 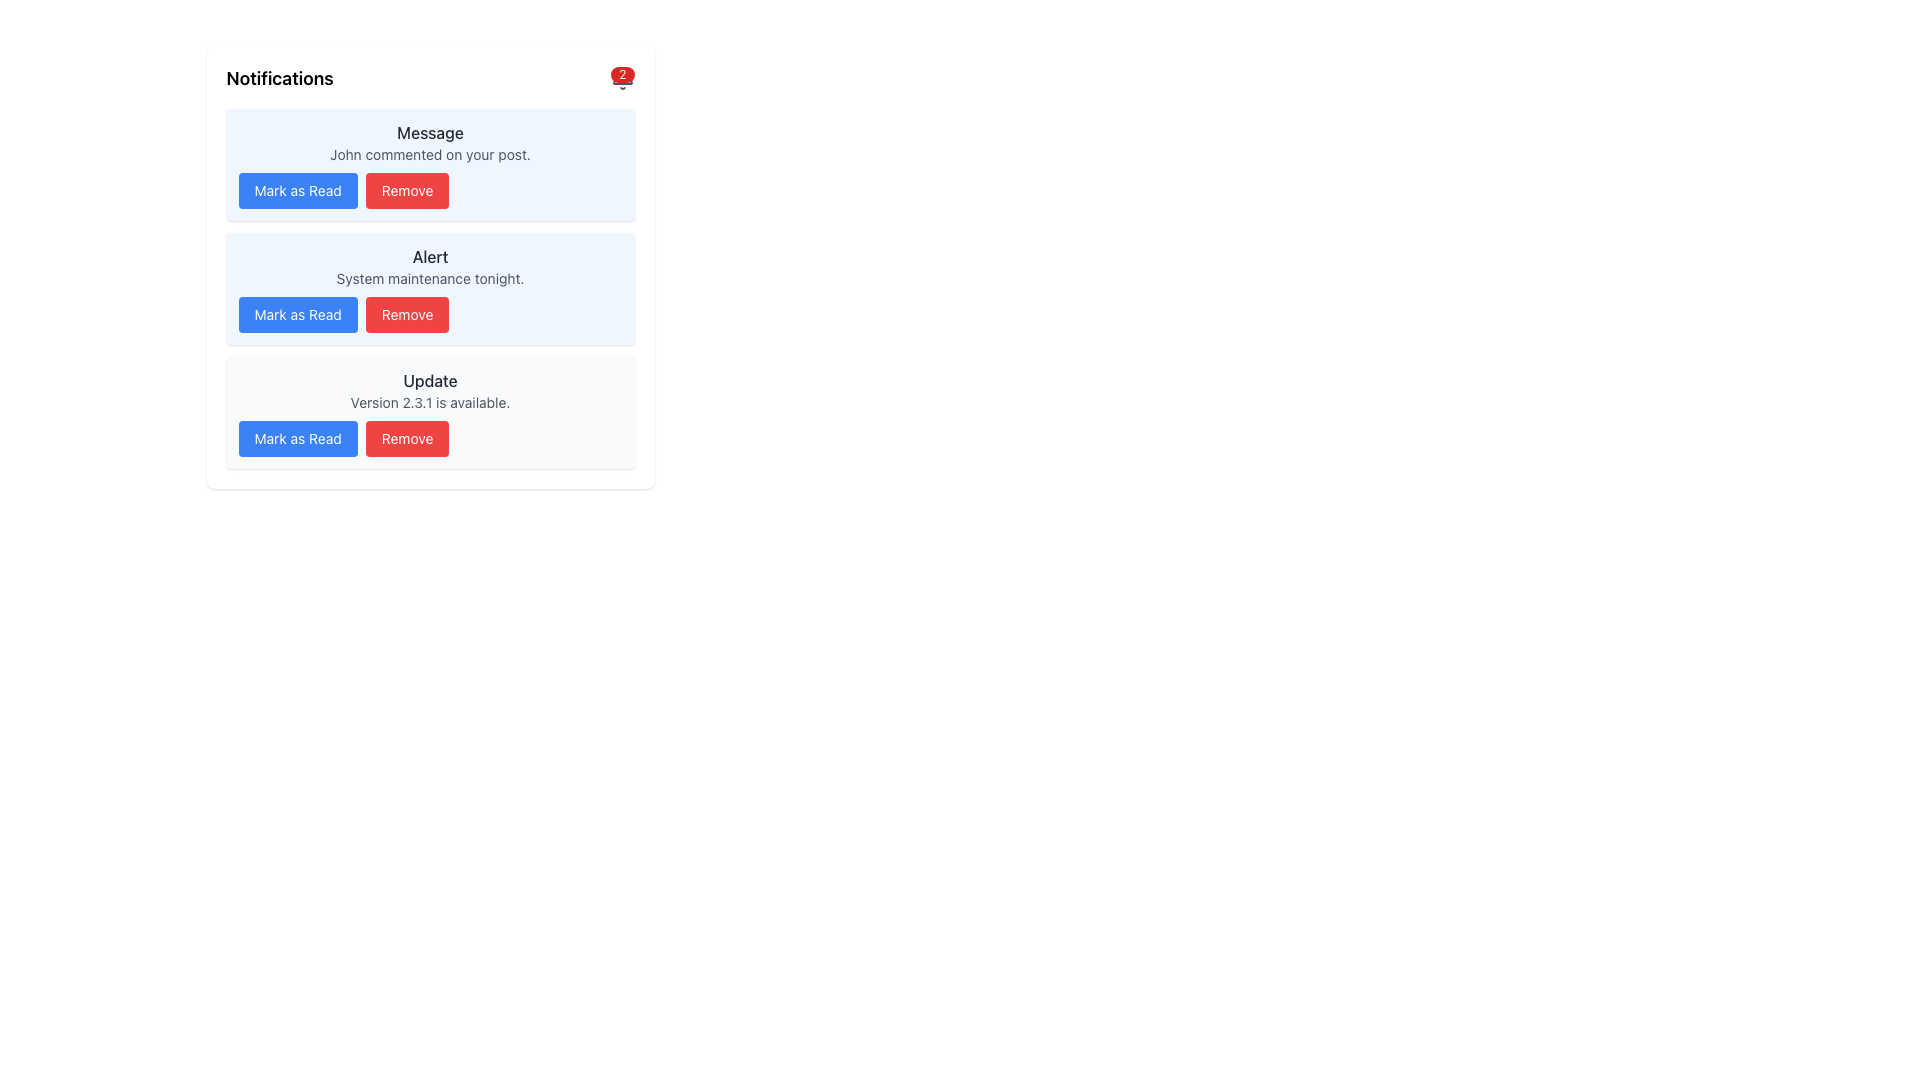 I want to click on the 'Alert' text label within the second notification block of the AlertSystem maintenance notification, so click(x=429, y=256).